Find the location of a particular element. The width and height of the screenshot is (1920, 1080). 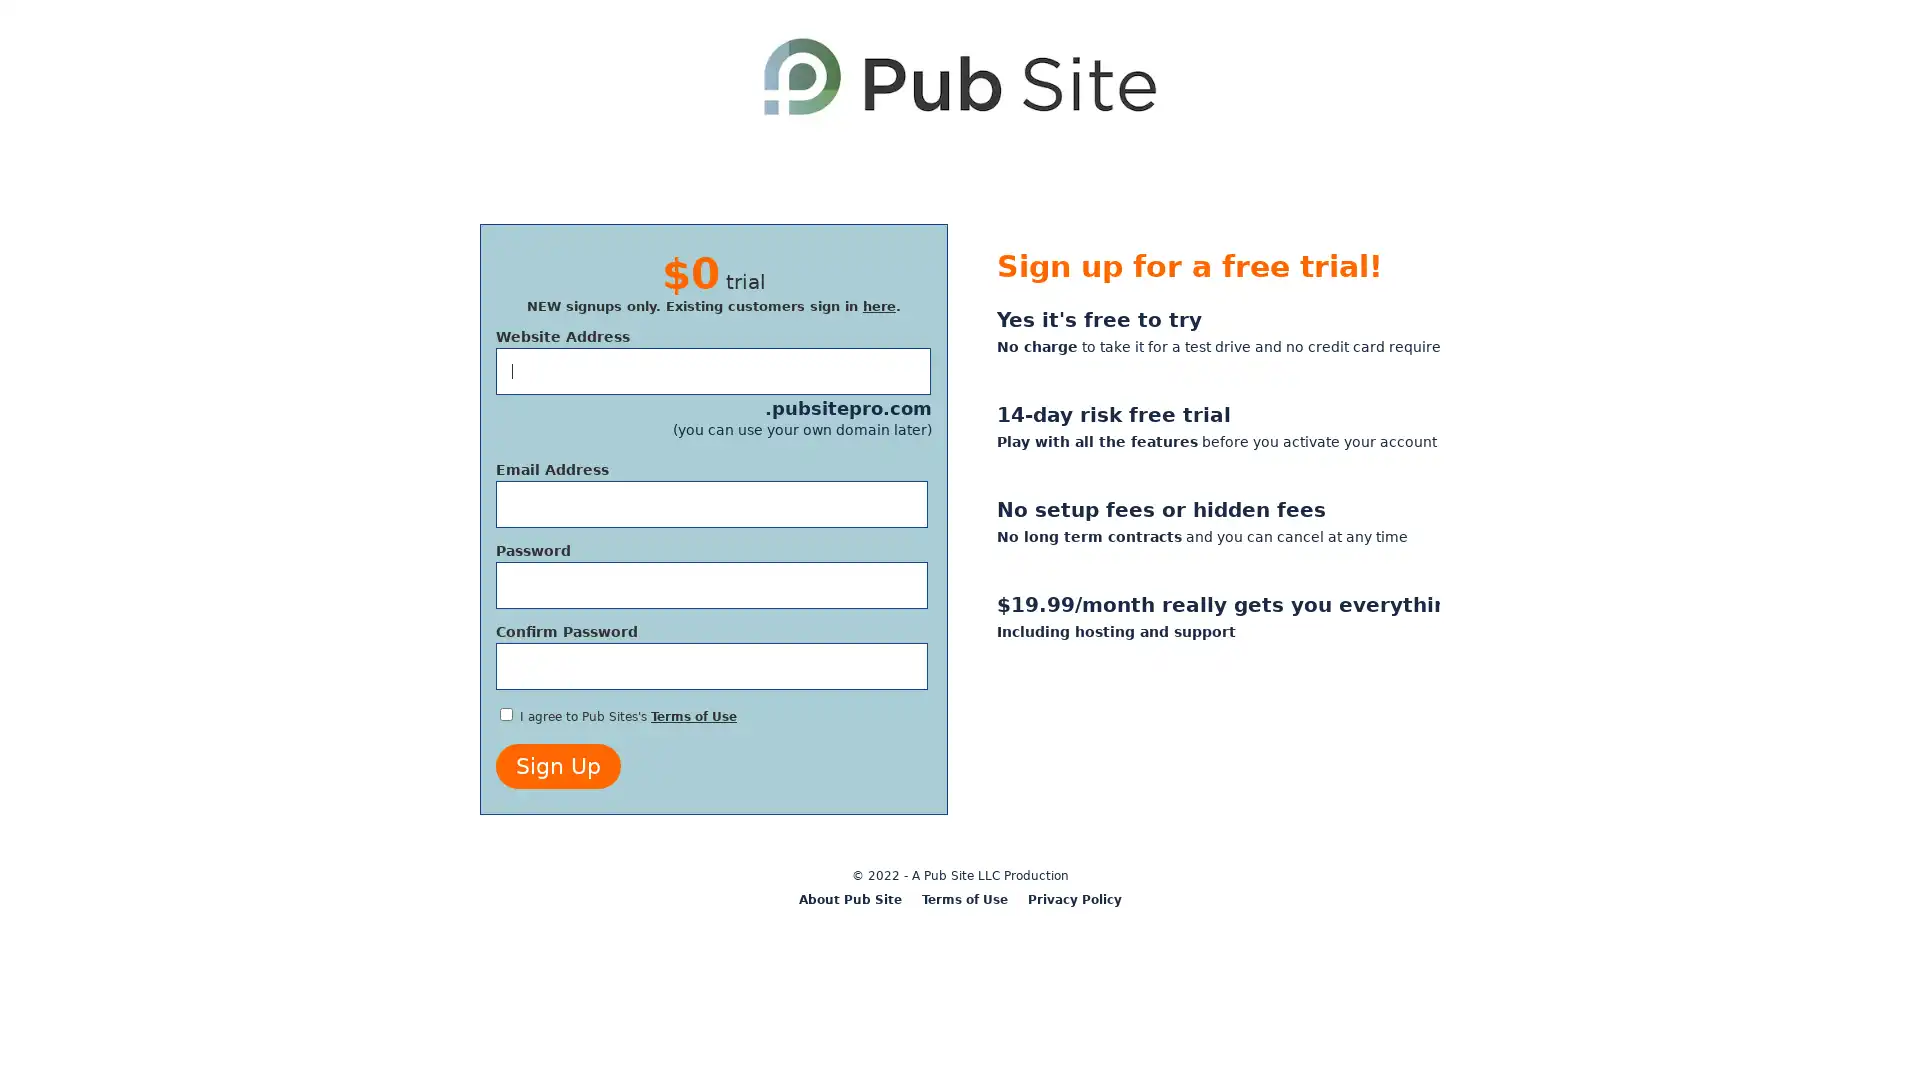

Sign Up is located at coordinates (558, 765).